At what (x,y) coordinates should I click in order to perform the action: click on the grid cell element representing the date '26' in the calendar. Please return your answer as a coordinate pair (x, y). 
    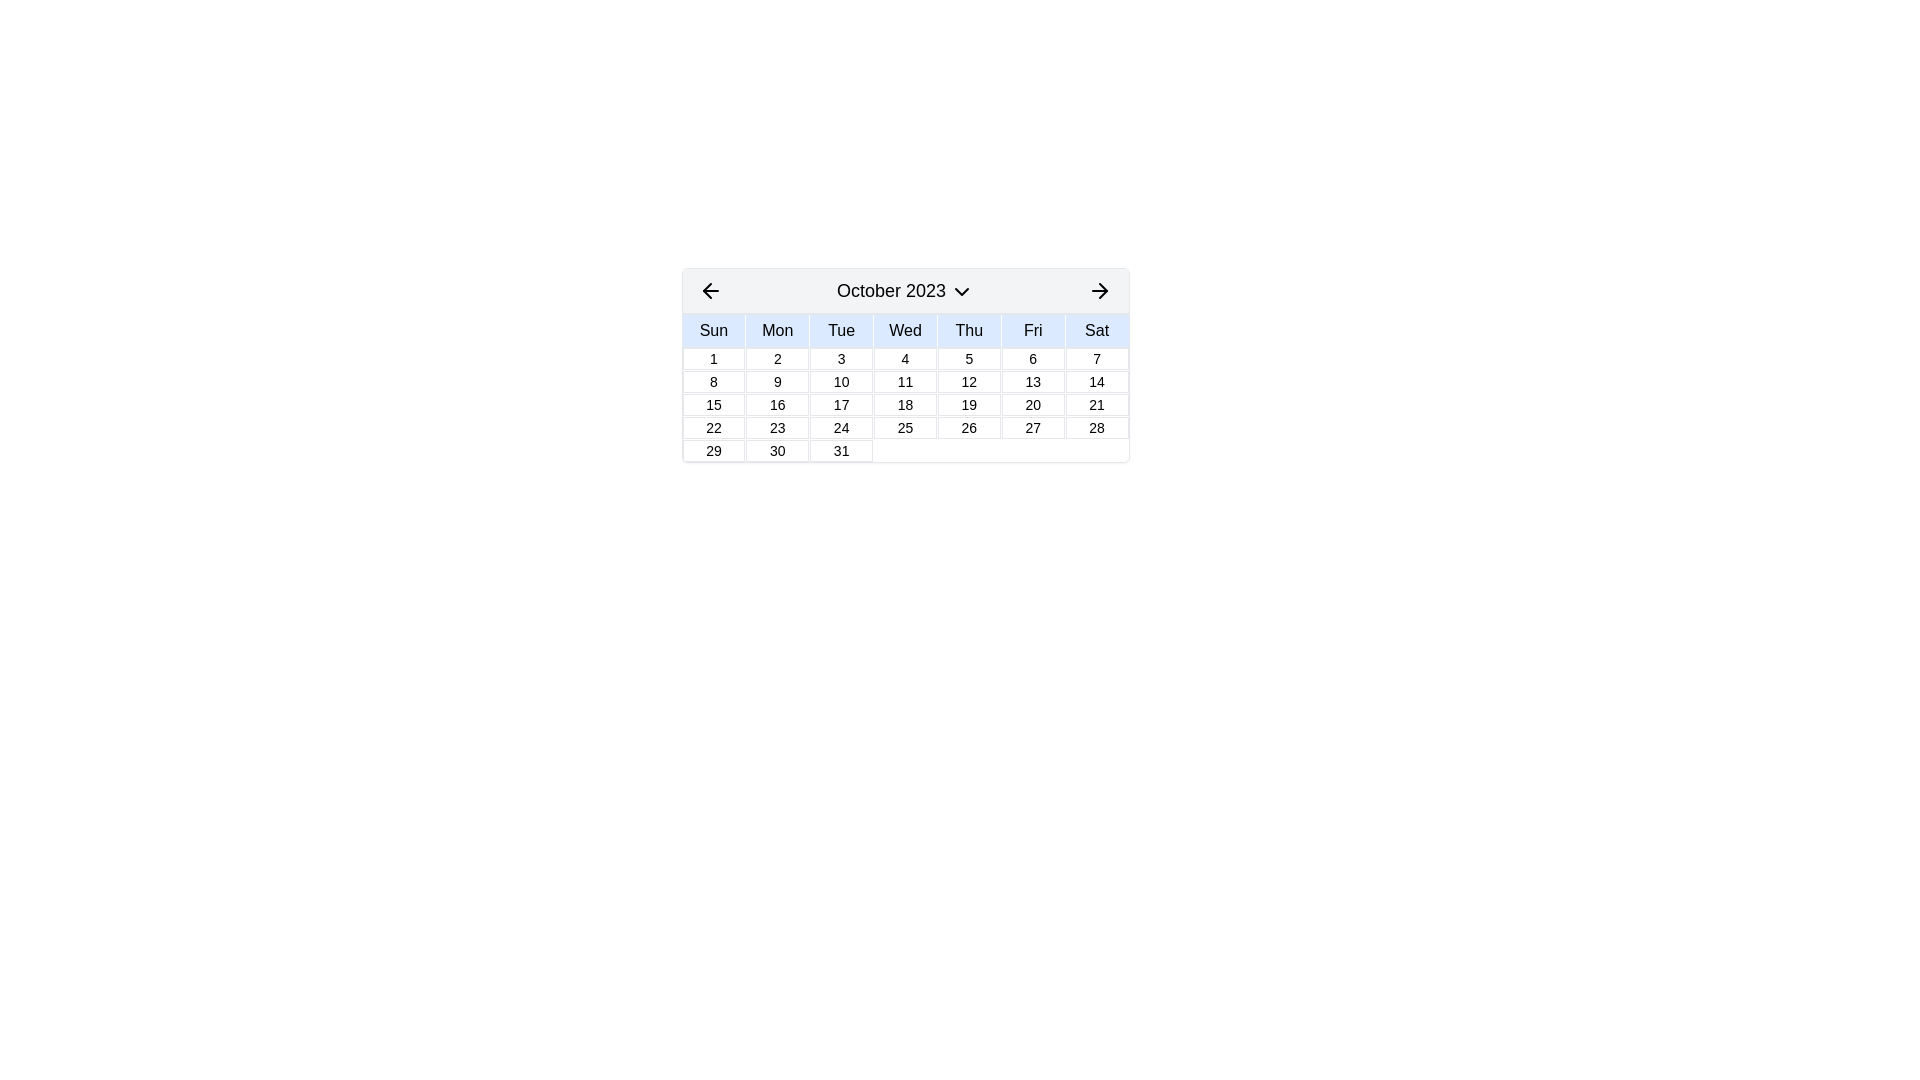
    Looking at the image, I should click on (969, 427).